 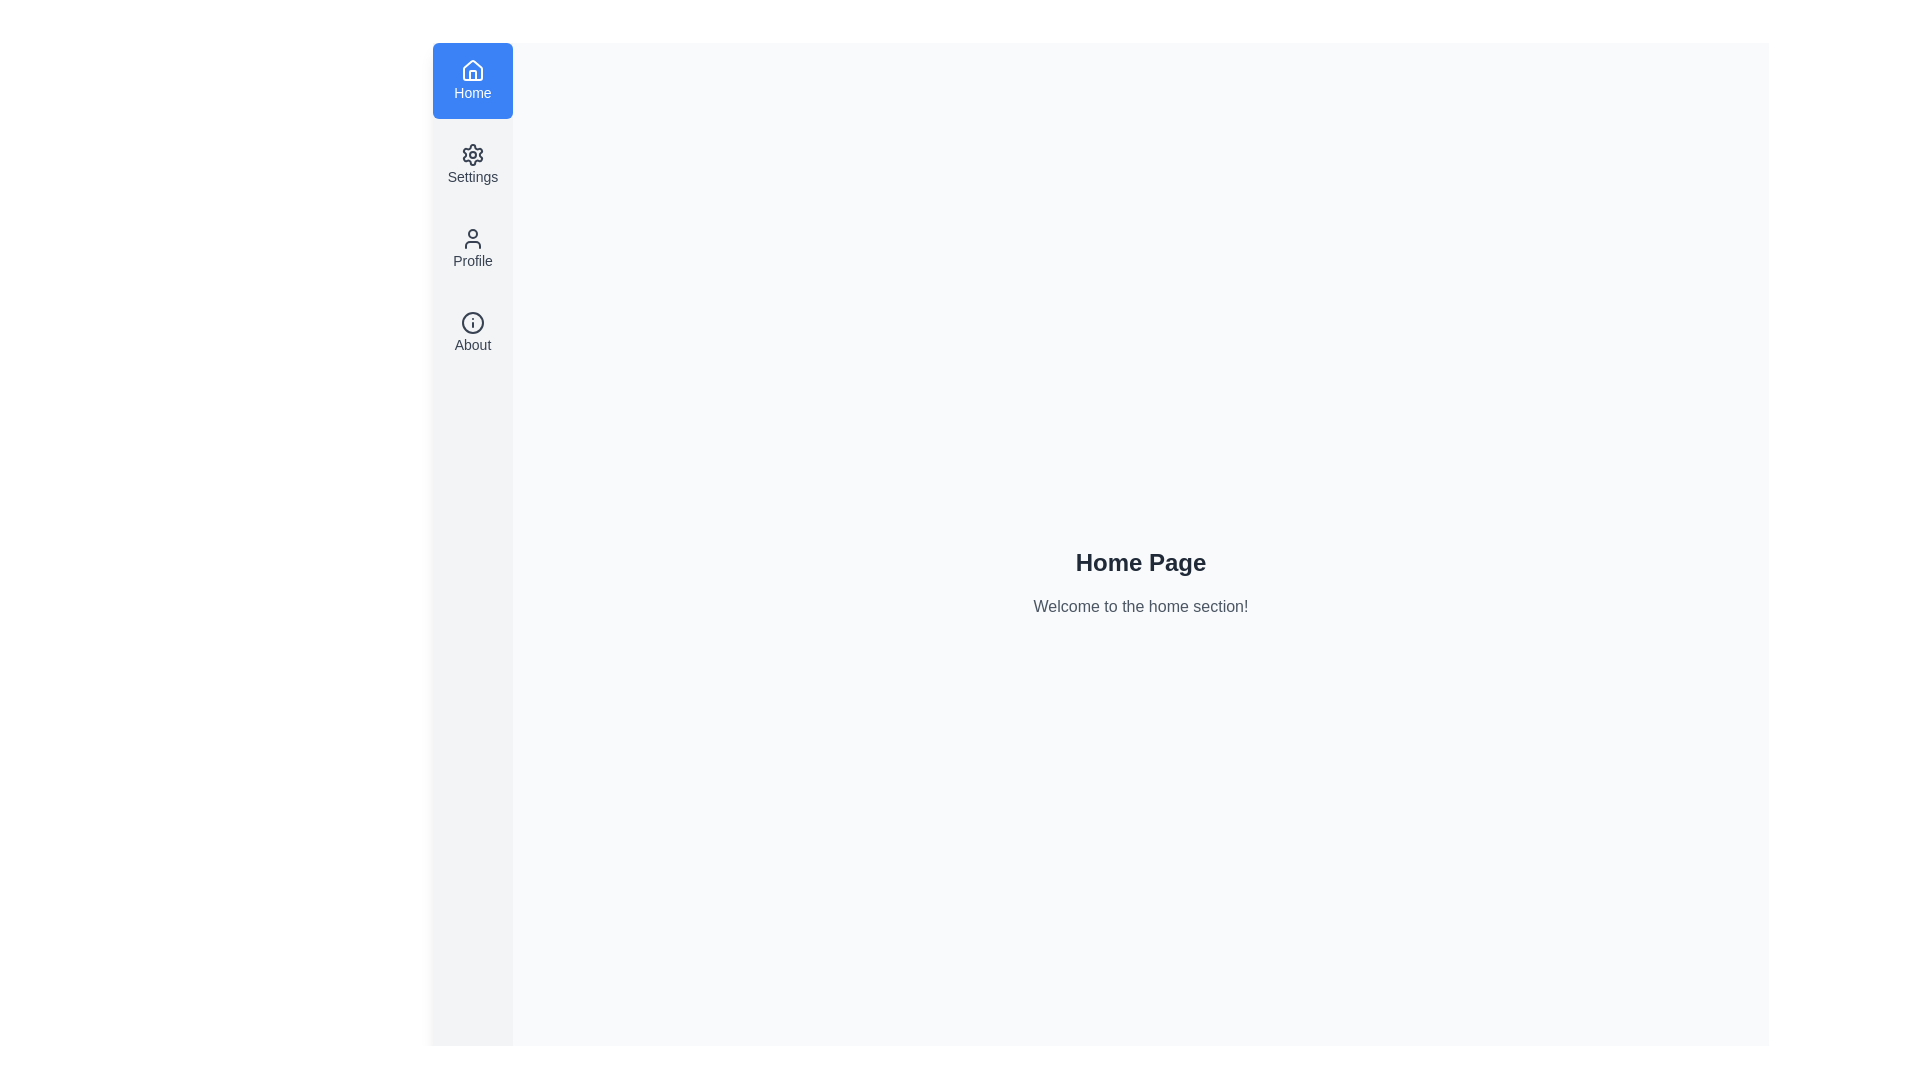 I want to click on the sidebar menu option Profile, so click(x=472, y=248).